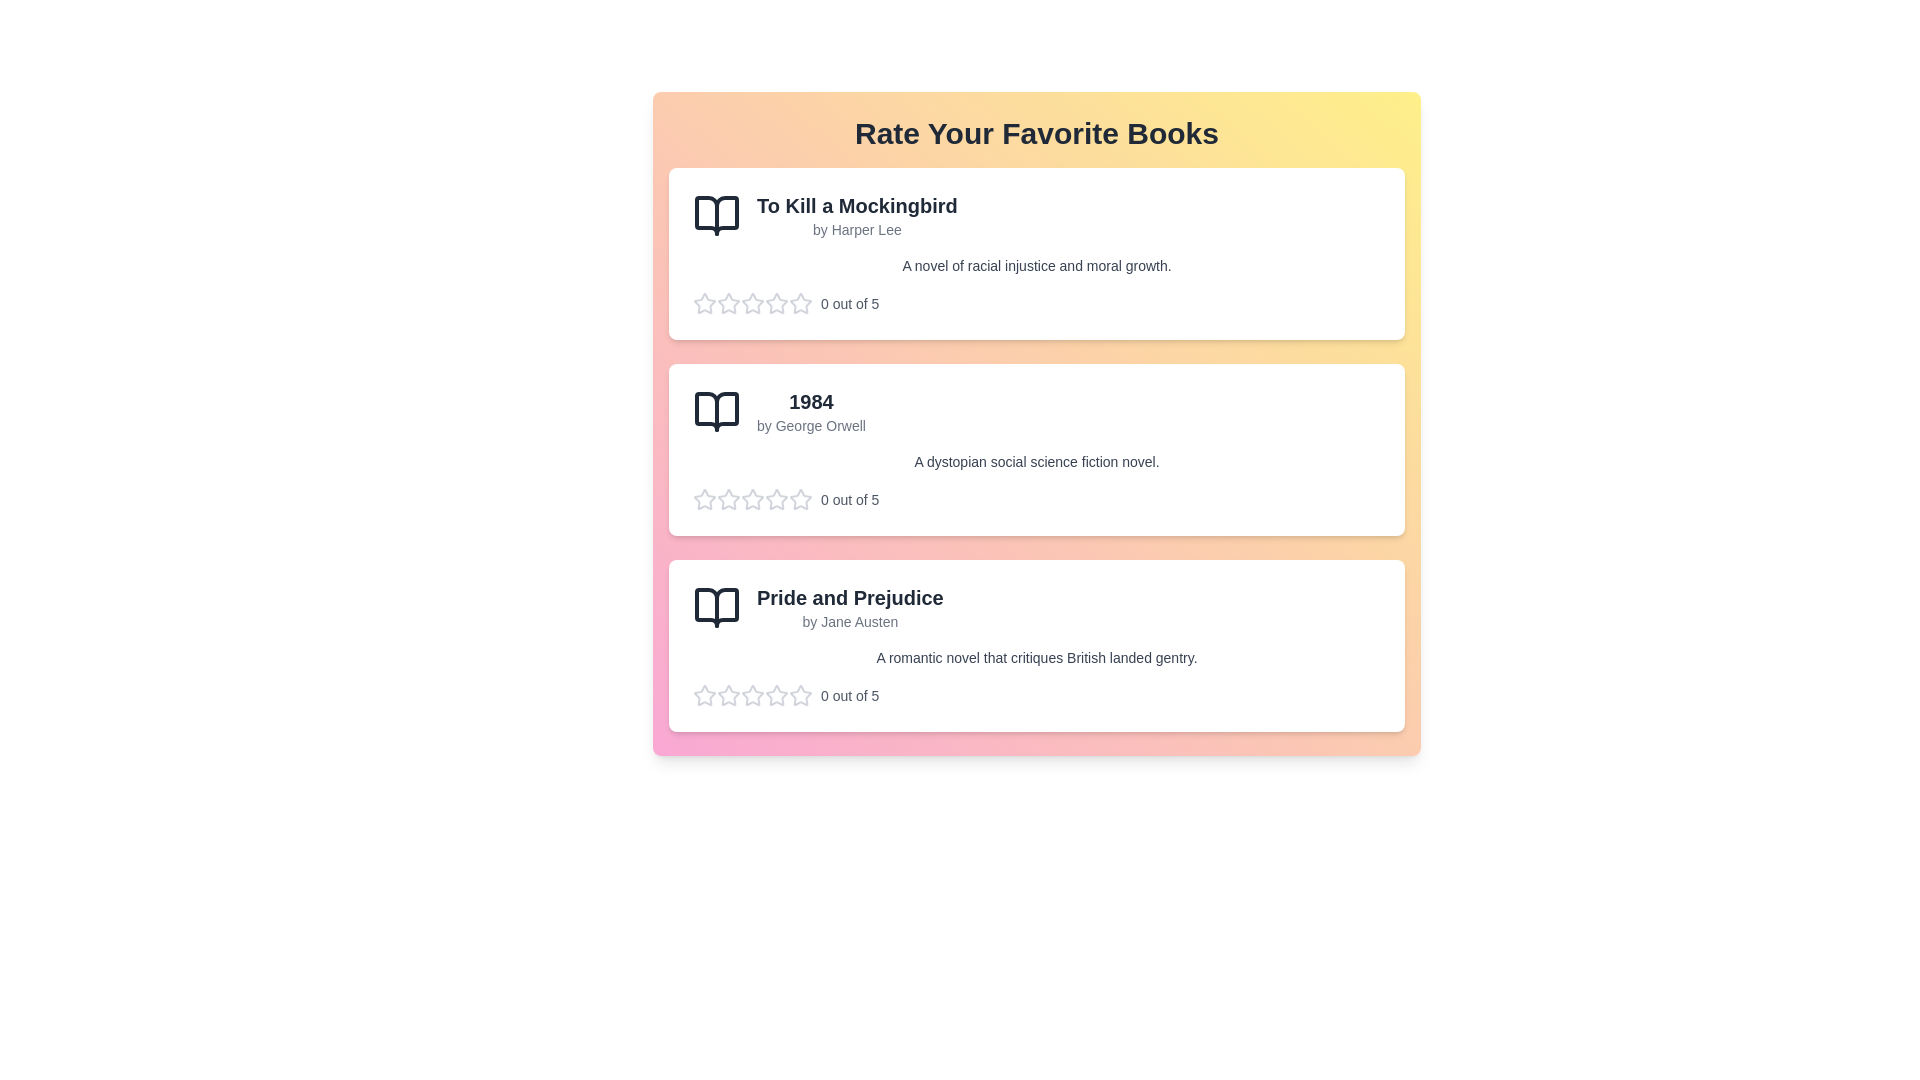  I want to click on the second star icon in the interactive rating system below 'To Kill a Mockingbird' to provide a rating, so click(728, 304).